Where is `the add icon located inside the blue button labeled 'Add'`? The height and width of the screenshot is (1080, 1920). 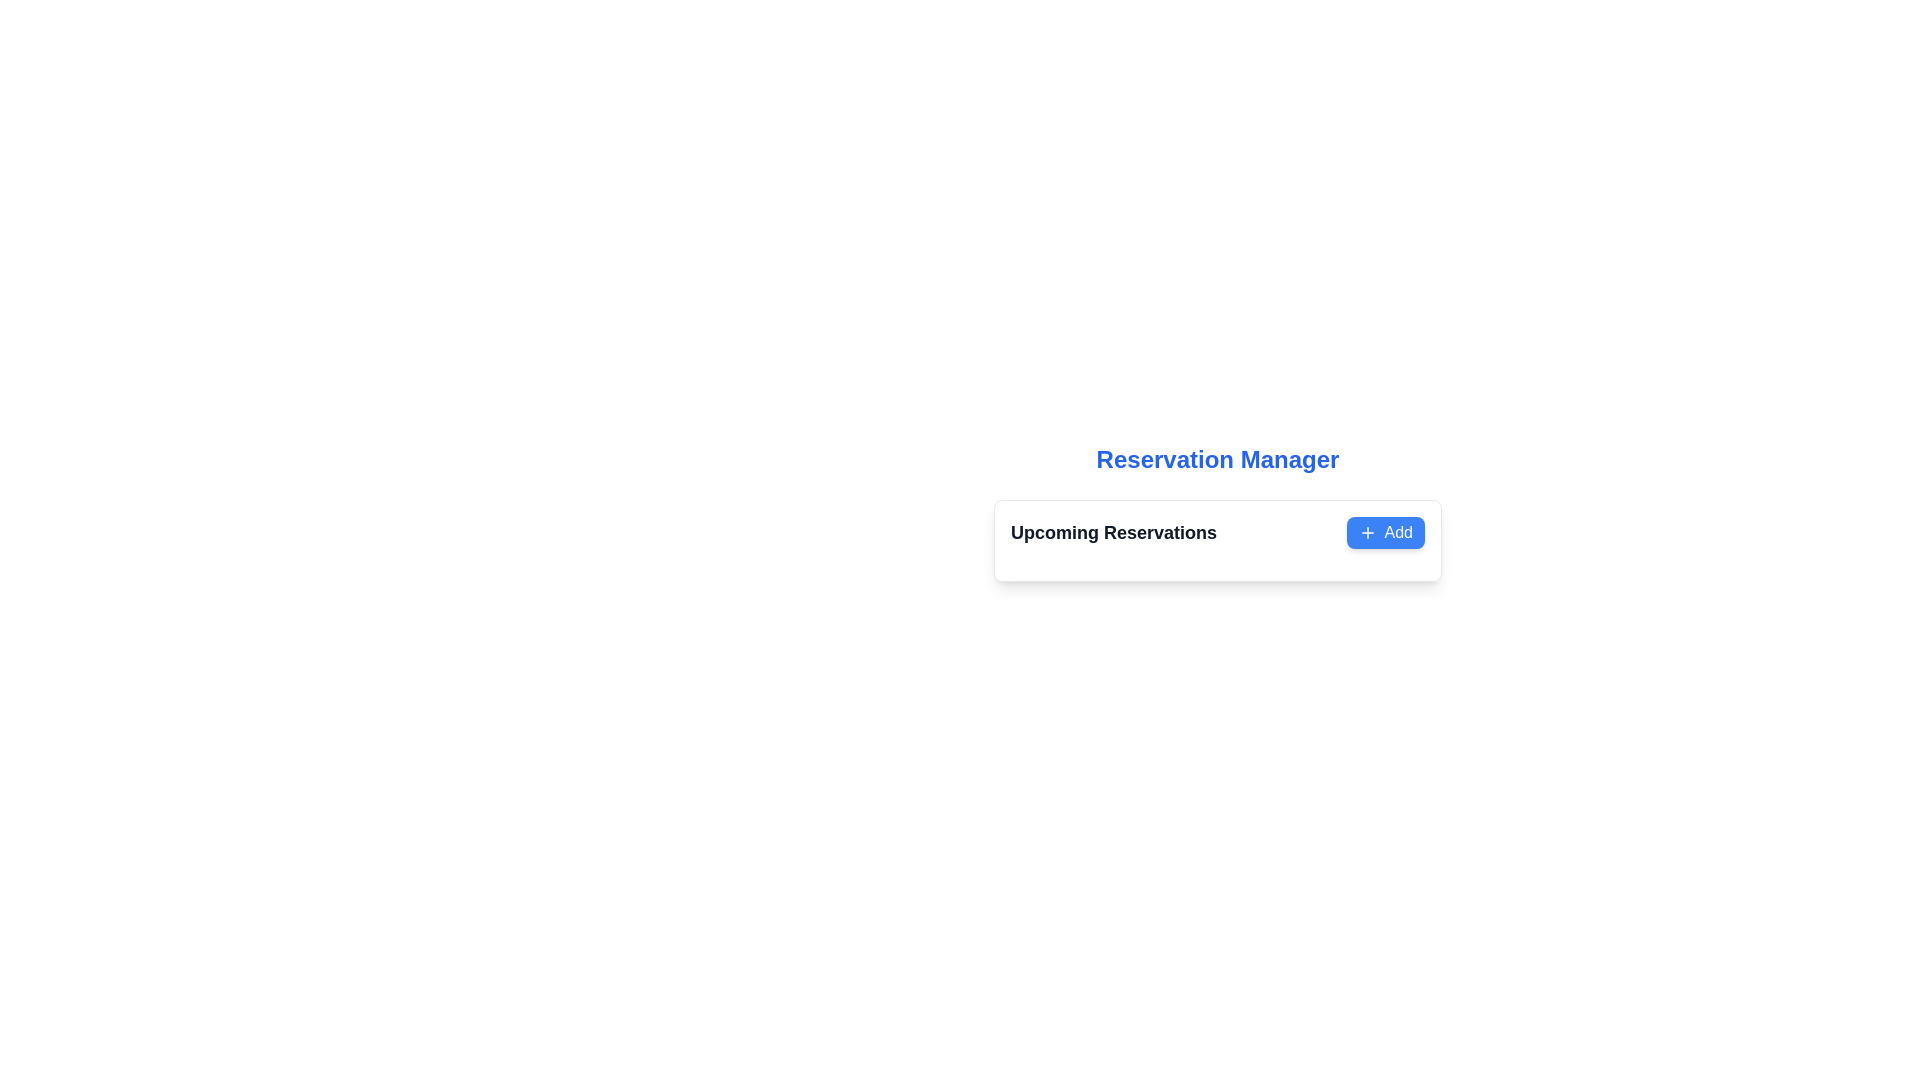
the add icon located inside the blue button labeled 'Add' is located at coordinates (1366, 531).